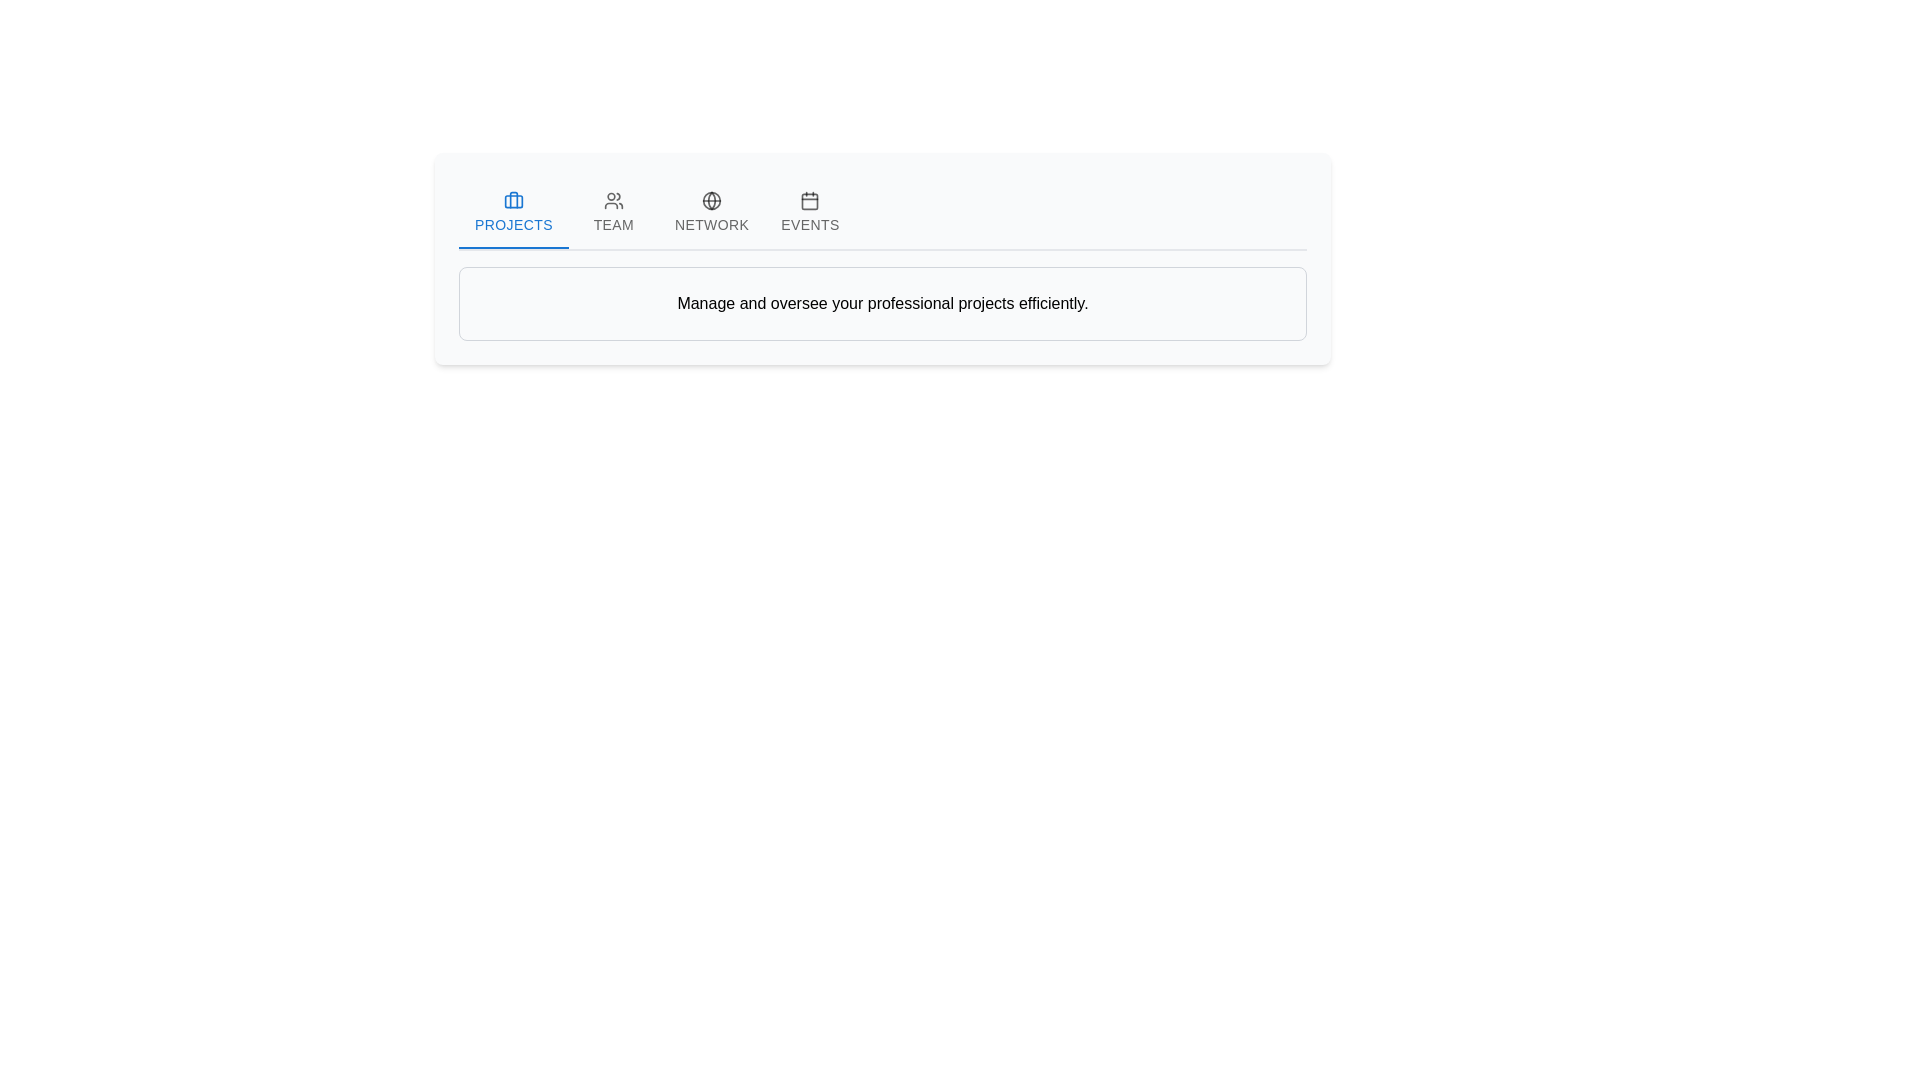 This screenshot has height=1080, width=1920. What do you see at coordinates (810, 212) in the screenshot?
I see `the 'Events' tab, which is the fourth tab in the horizontal tab bar and features a calendar icon above the text` at bounding box center [810, 212].